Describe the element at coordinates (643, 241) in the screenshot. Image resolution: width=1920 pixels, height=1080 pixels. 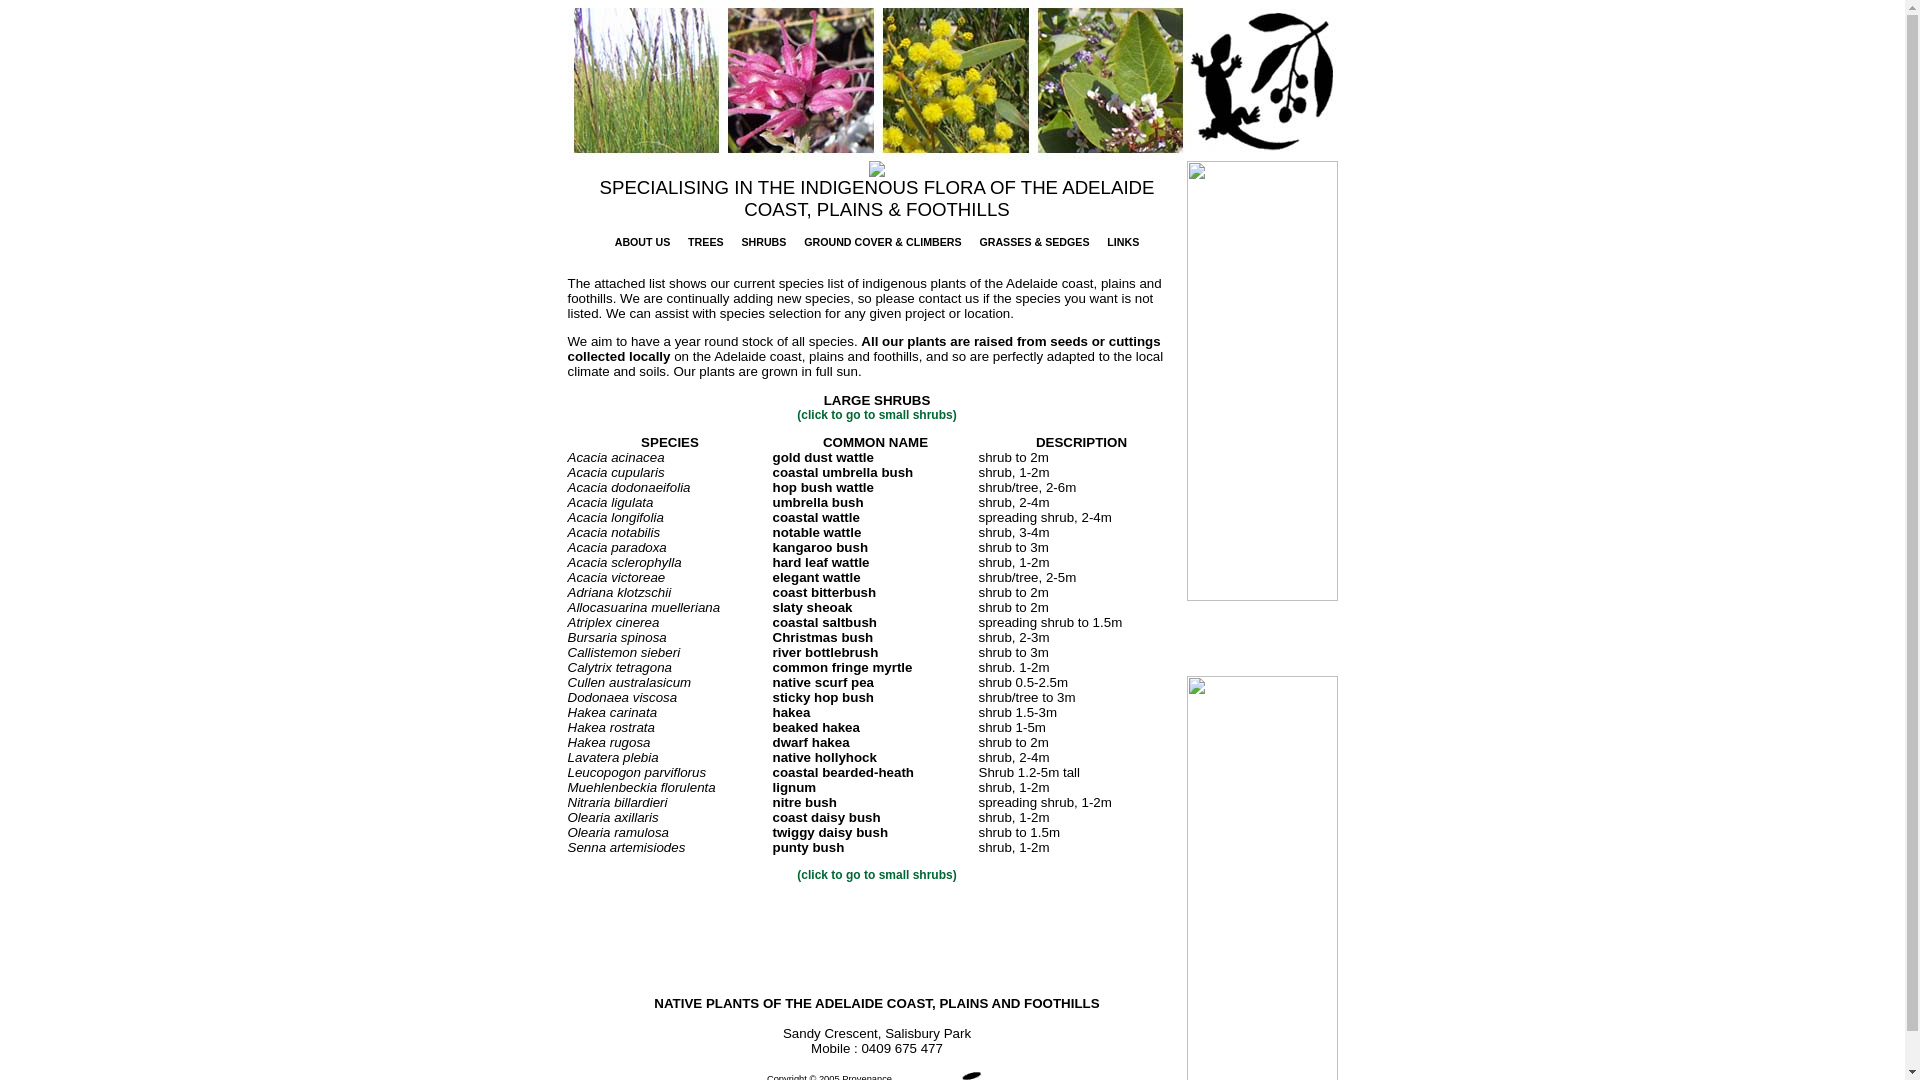
I see `'ABOUT US'` at that location.